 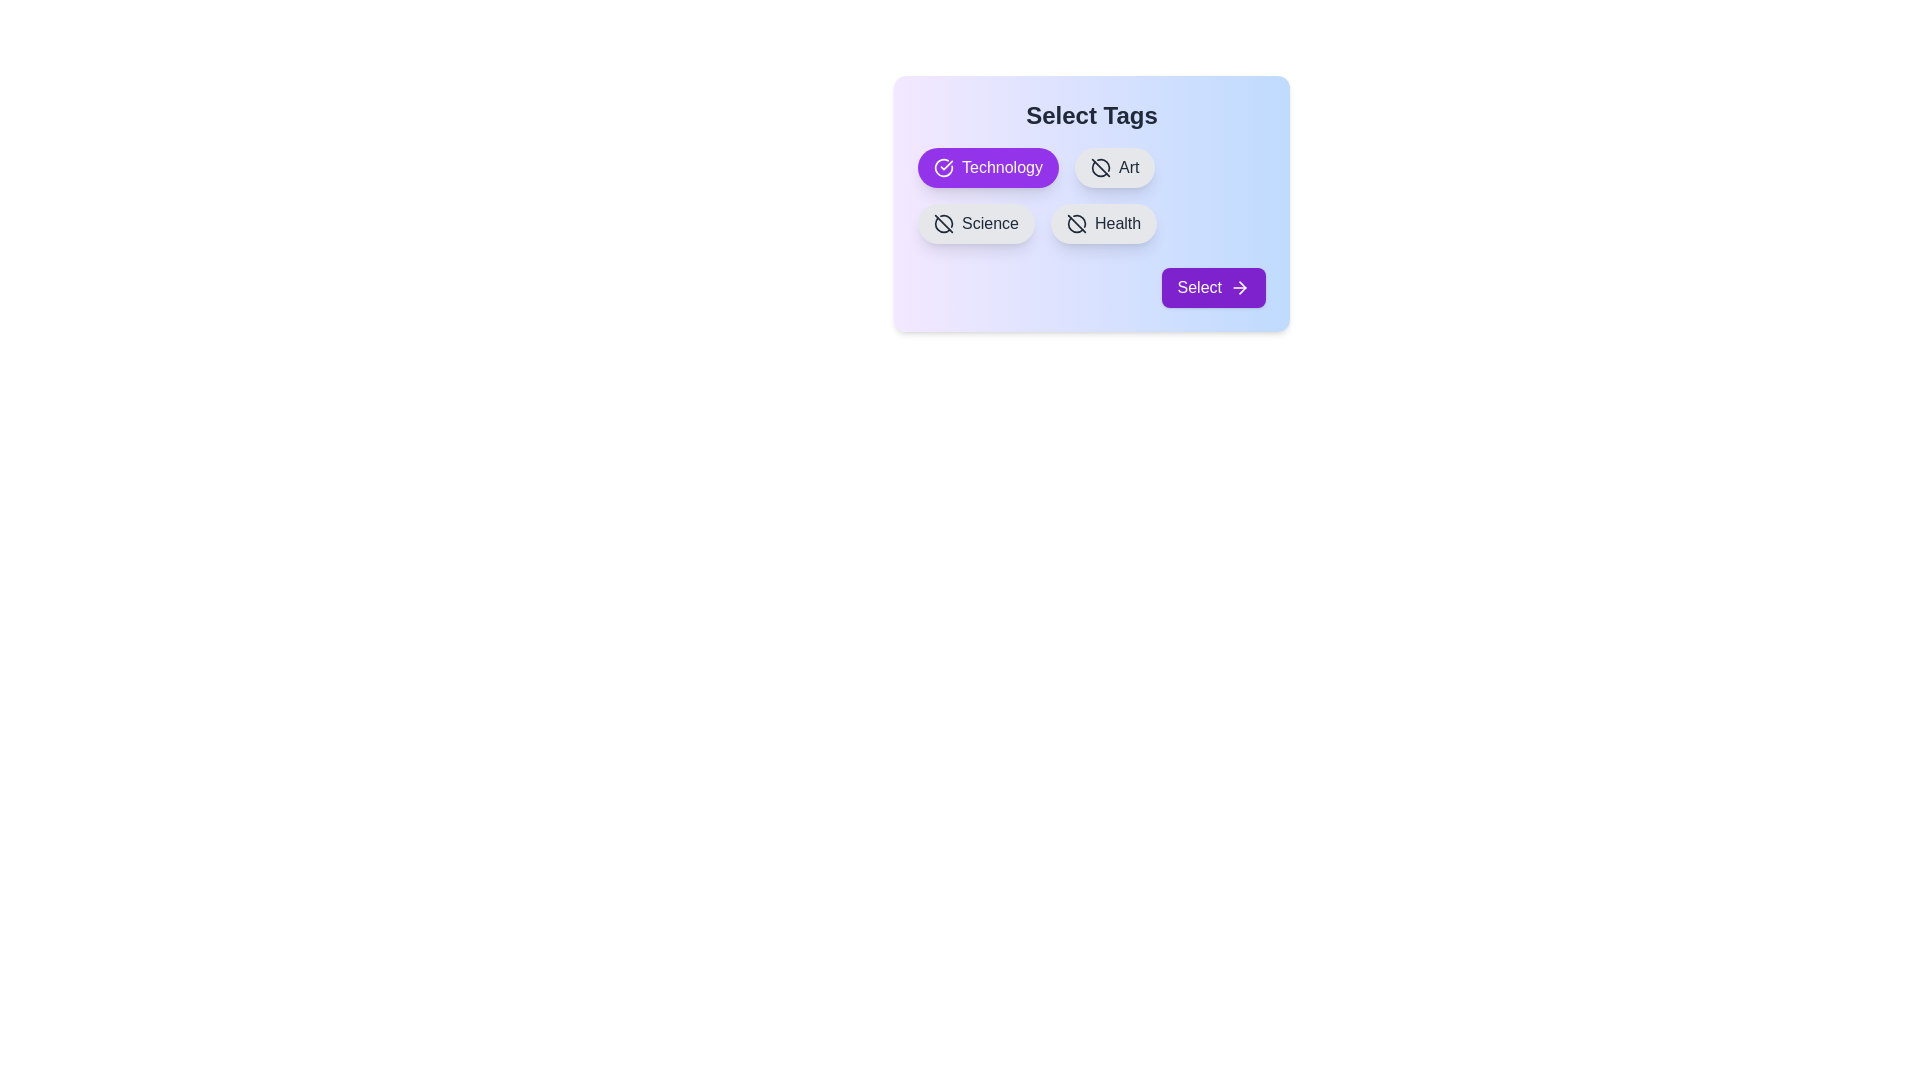 What do you see at coordinates (1103, 223) in the screenshot?
I see `the tag Health` at bounding box center [1103, 223].